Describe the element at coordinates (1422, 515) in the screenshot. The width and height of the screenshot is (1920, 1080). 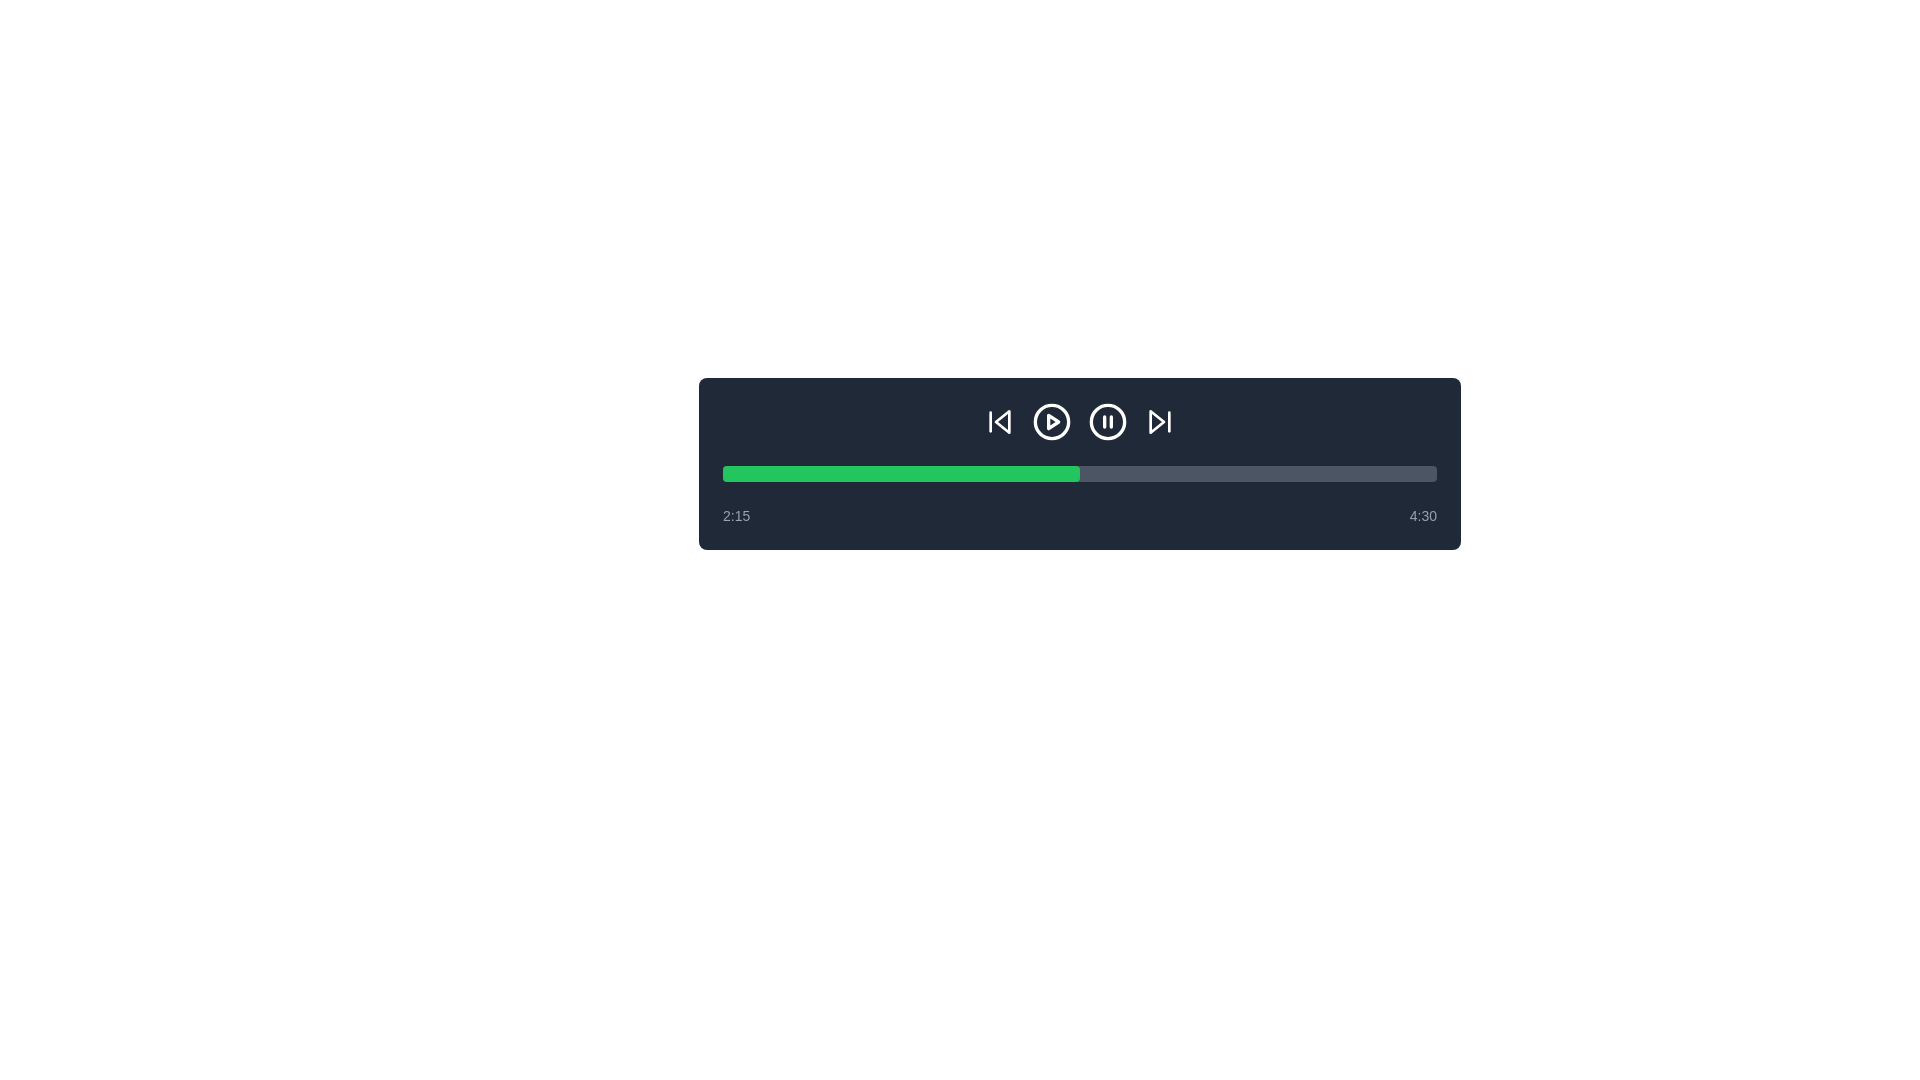
I see `the text label displaying '4:30' in gray color, located at the bottom right of the progress bar` at that location.